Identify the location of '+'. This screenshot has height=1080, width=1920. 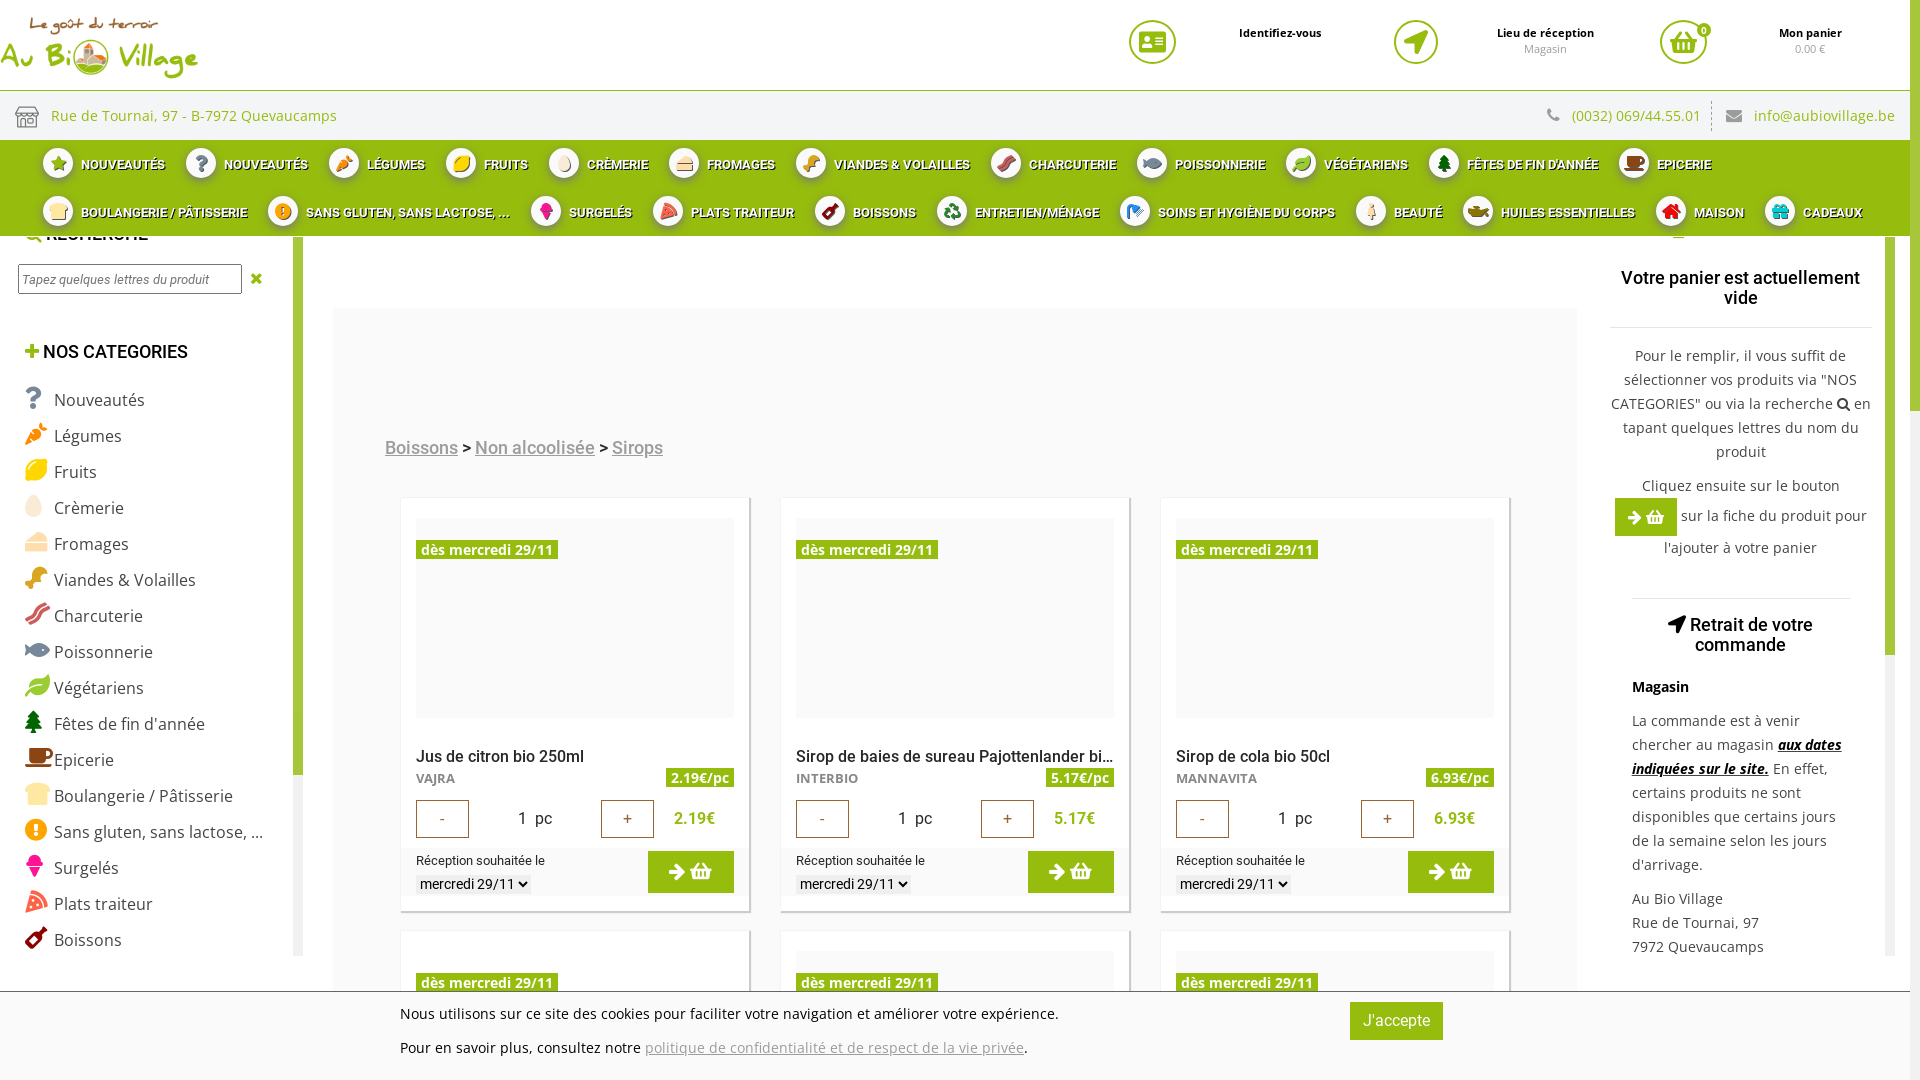
(1386, 818).